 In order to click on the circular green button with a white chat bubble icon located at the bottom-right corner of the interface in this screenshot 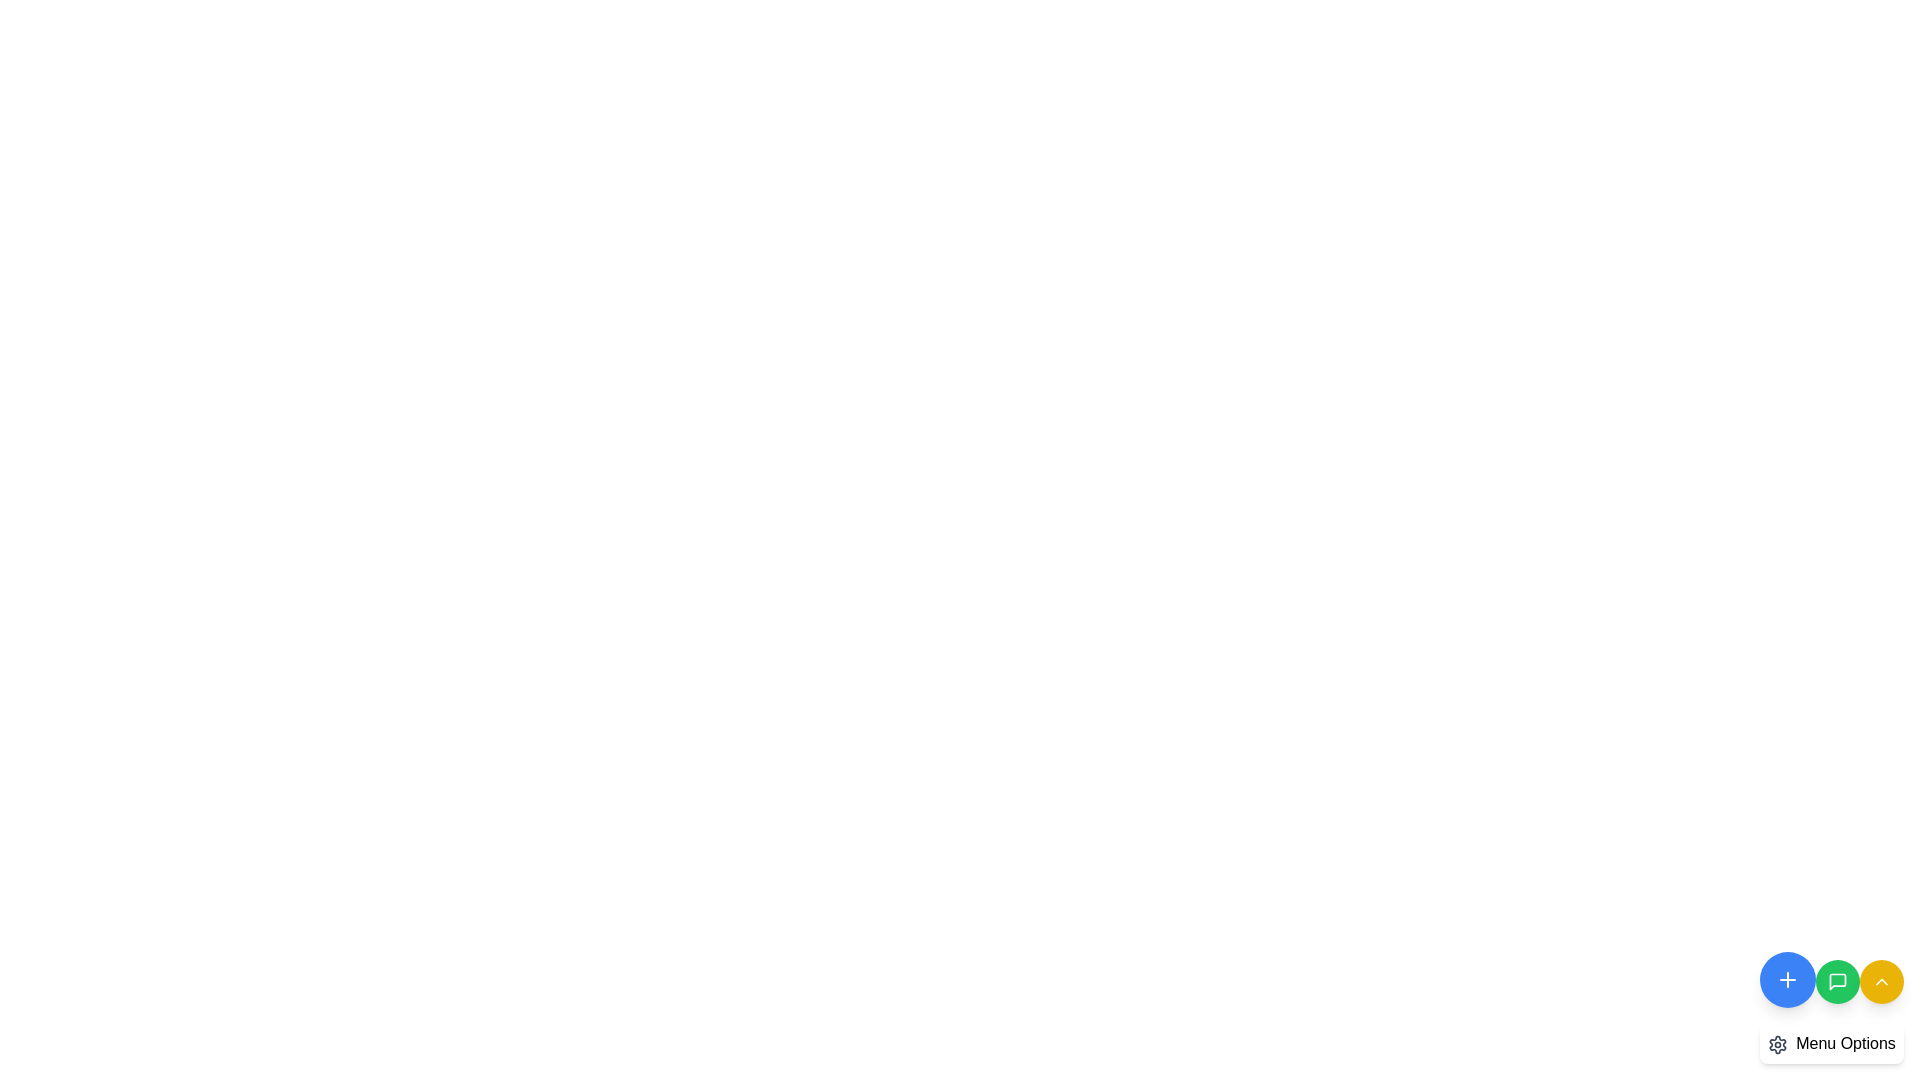, I will do `click(1838, 981)`.